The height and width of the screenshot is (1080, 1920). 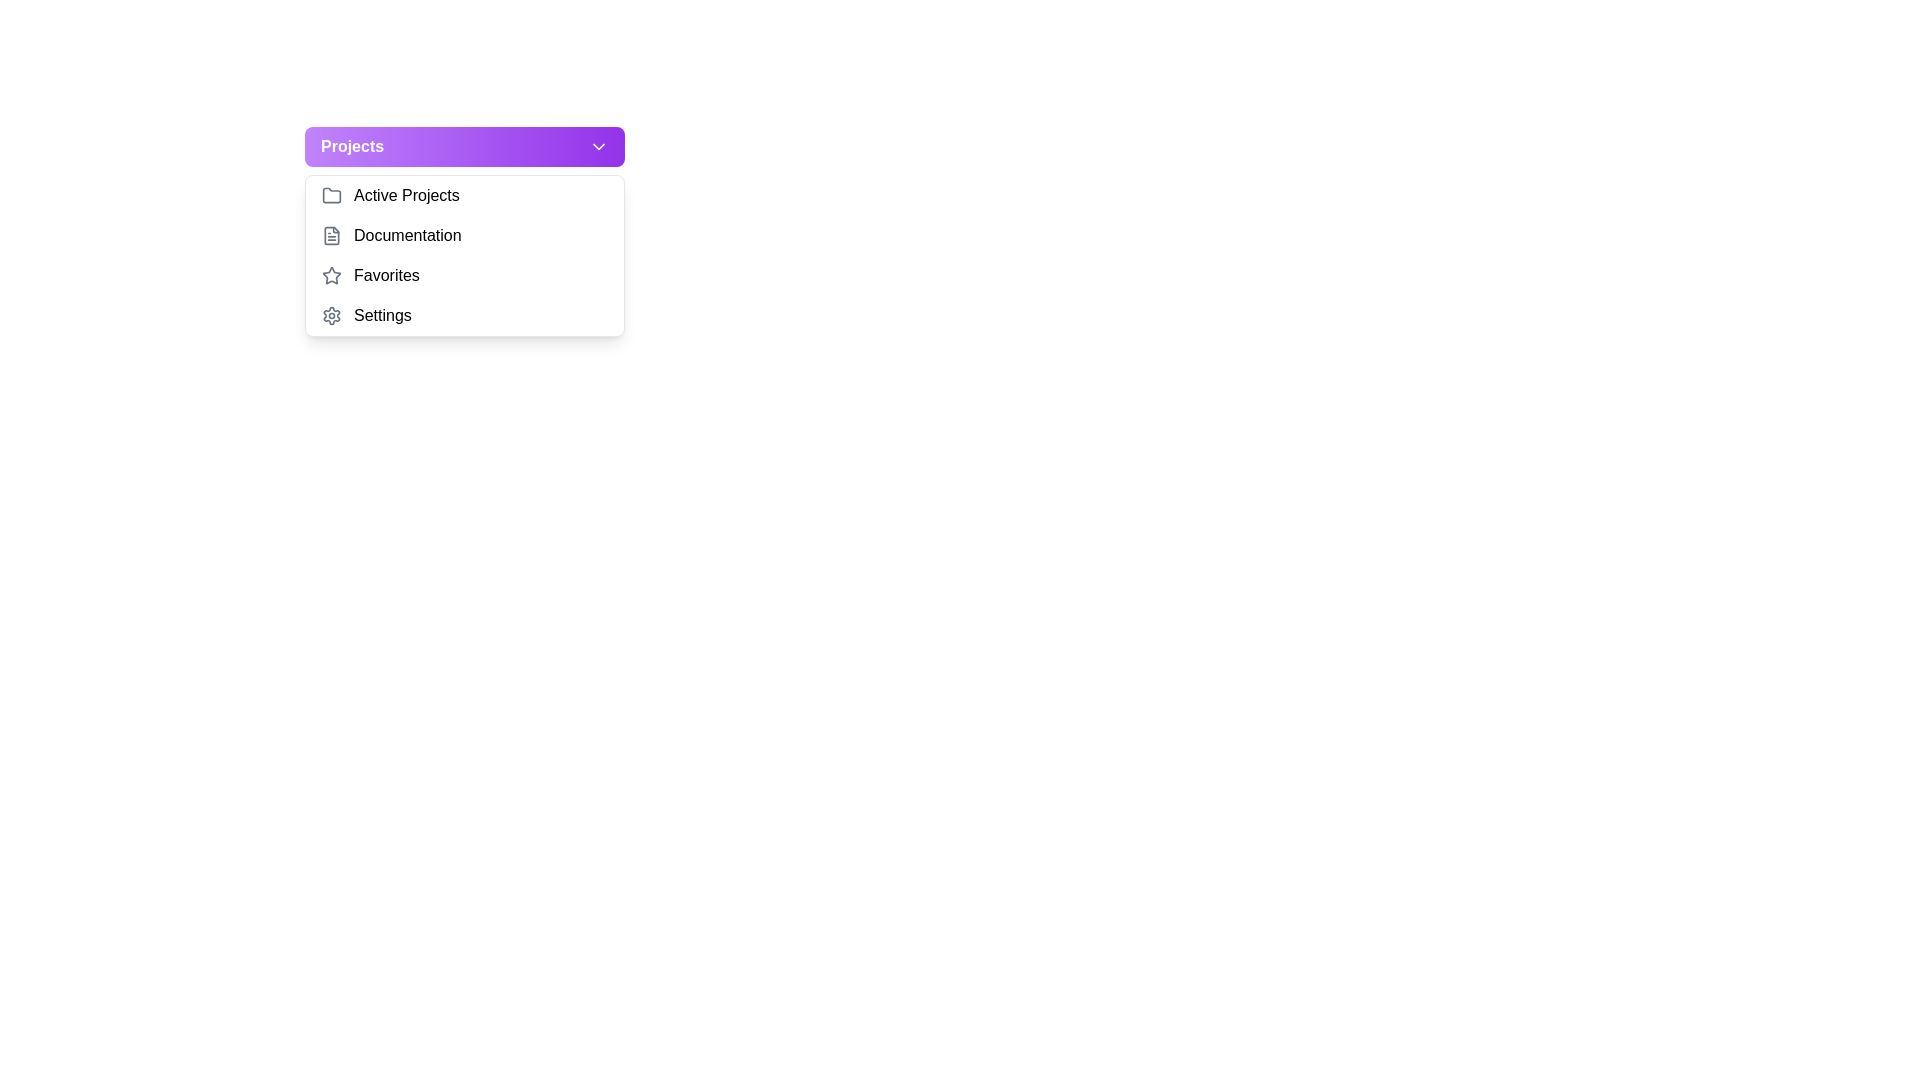 What do you see at coordinates (331, 315) in the screenshot?
I see `the decorative icon representing the 'Settings' option in the dropdown menu titled 'Projects'` at bounding box center [331, 315].